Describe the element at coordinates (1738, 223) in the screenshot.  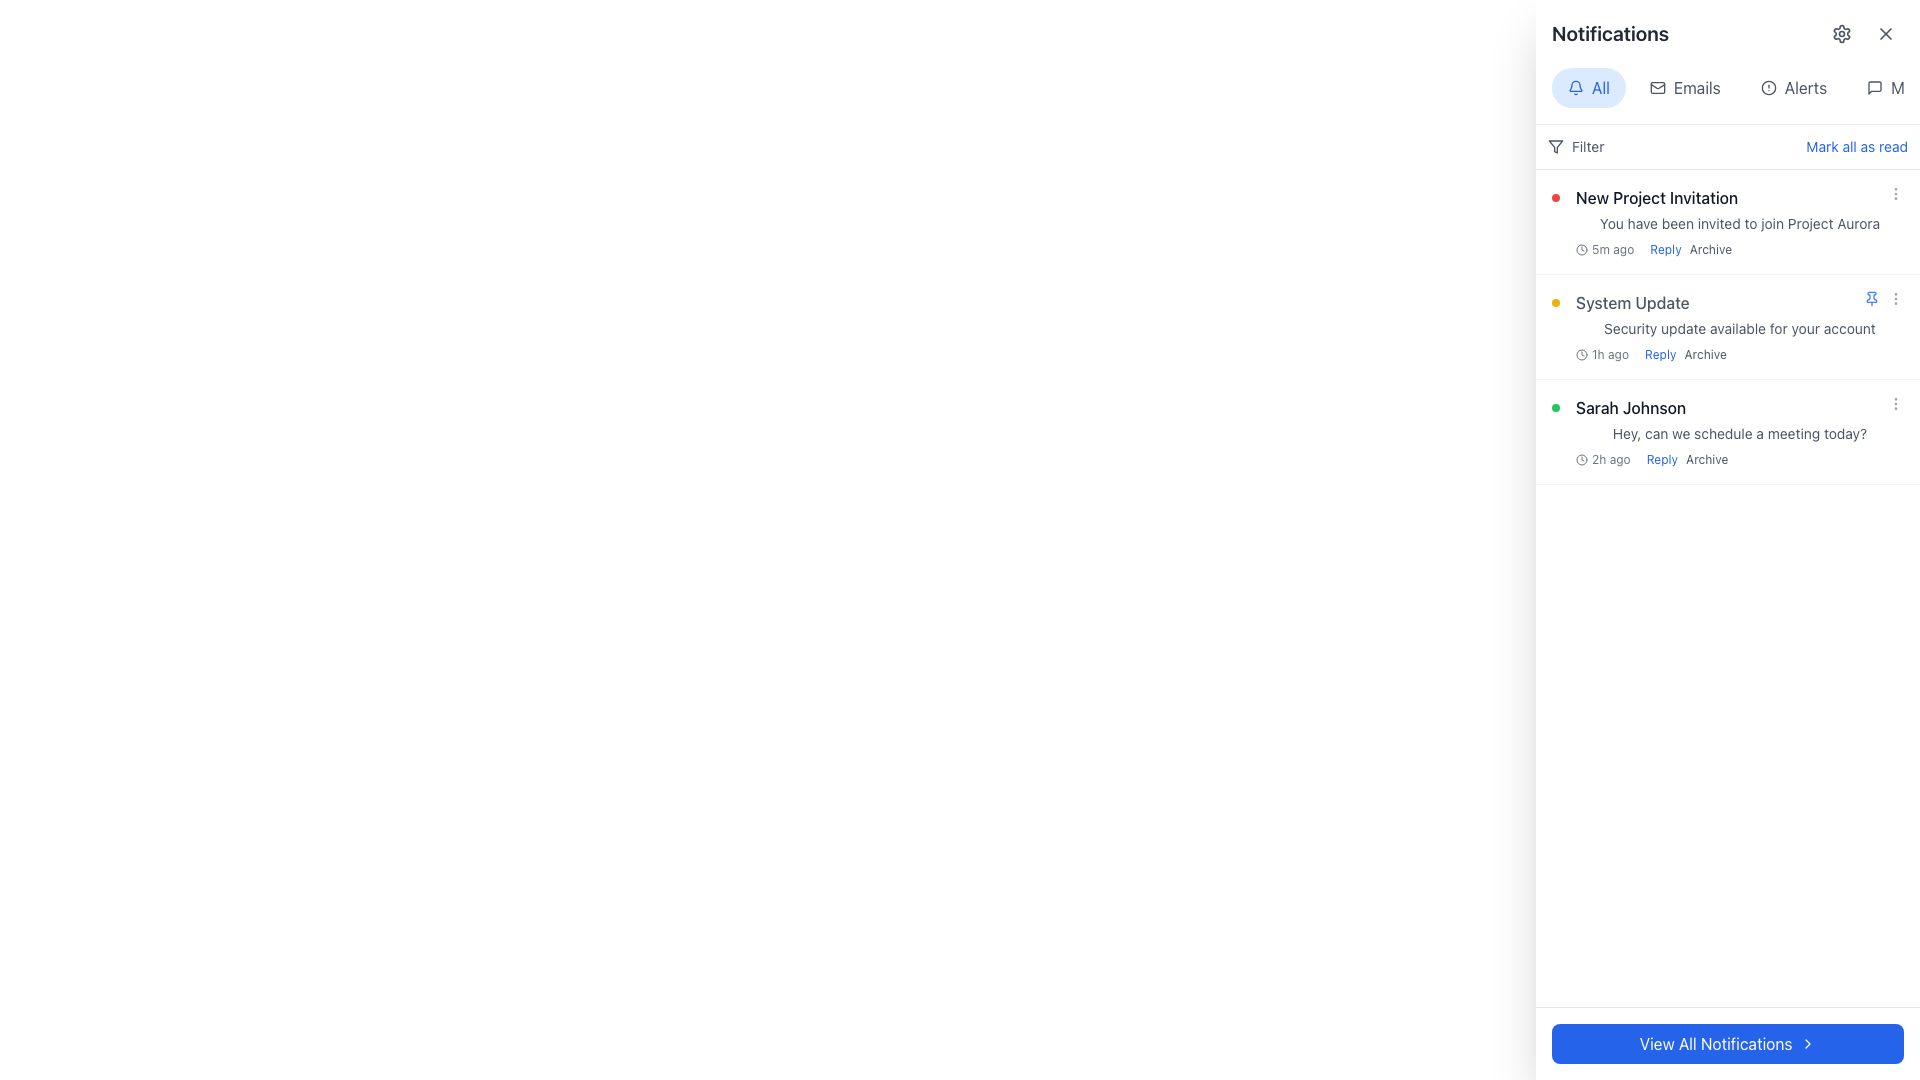
I see `text label displaying 'You have been invited to join Project Aurora', which is small and gray, located under the 'New Project Invitation' heading` at that location.